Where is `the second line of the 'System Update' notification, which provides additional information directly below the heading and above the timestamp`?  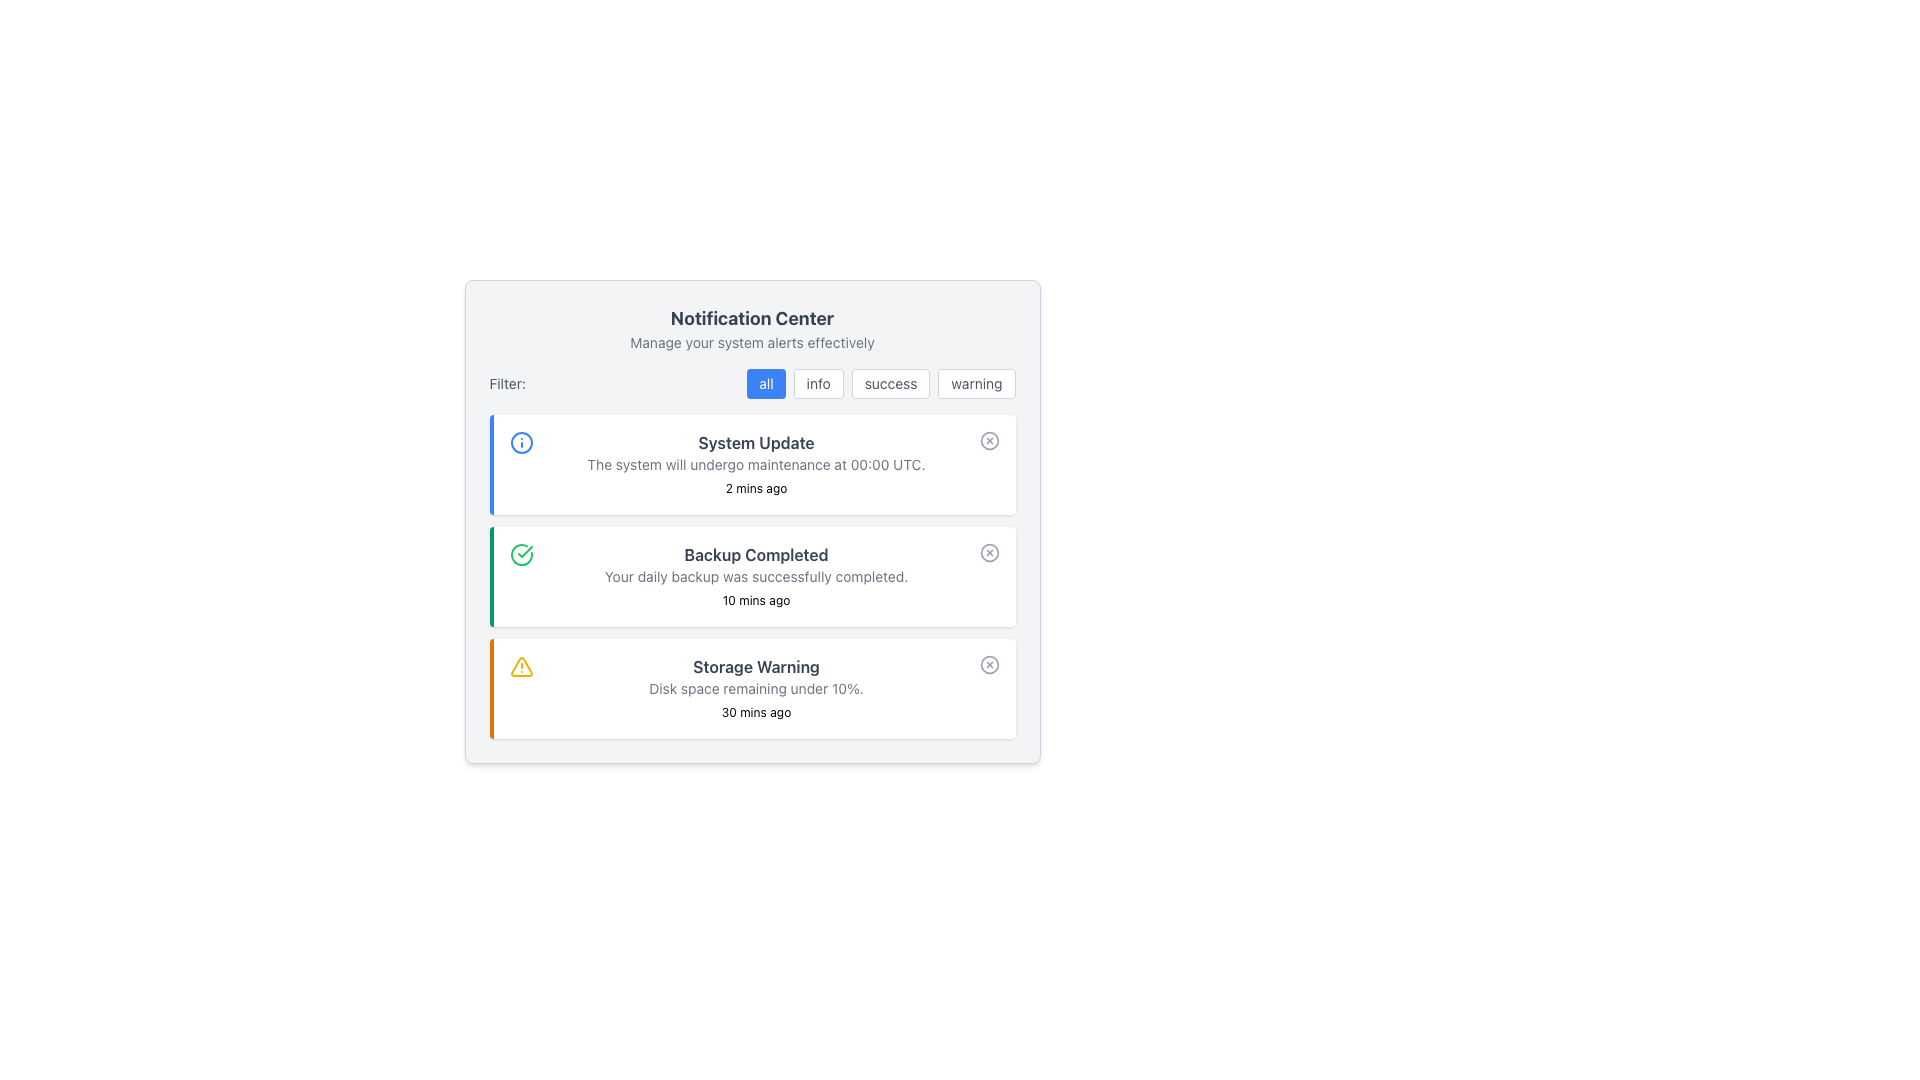
the second line of the 'System Update' notification, which provides additional information directly below the heading and above the timestamp is located at coordinates (755, 465).